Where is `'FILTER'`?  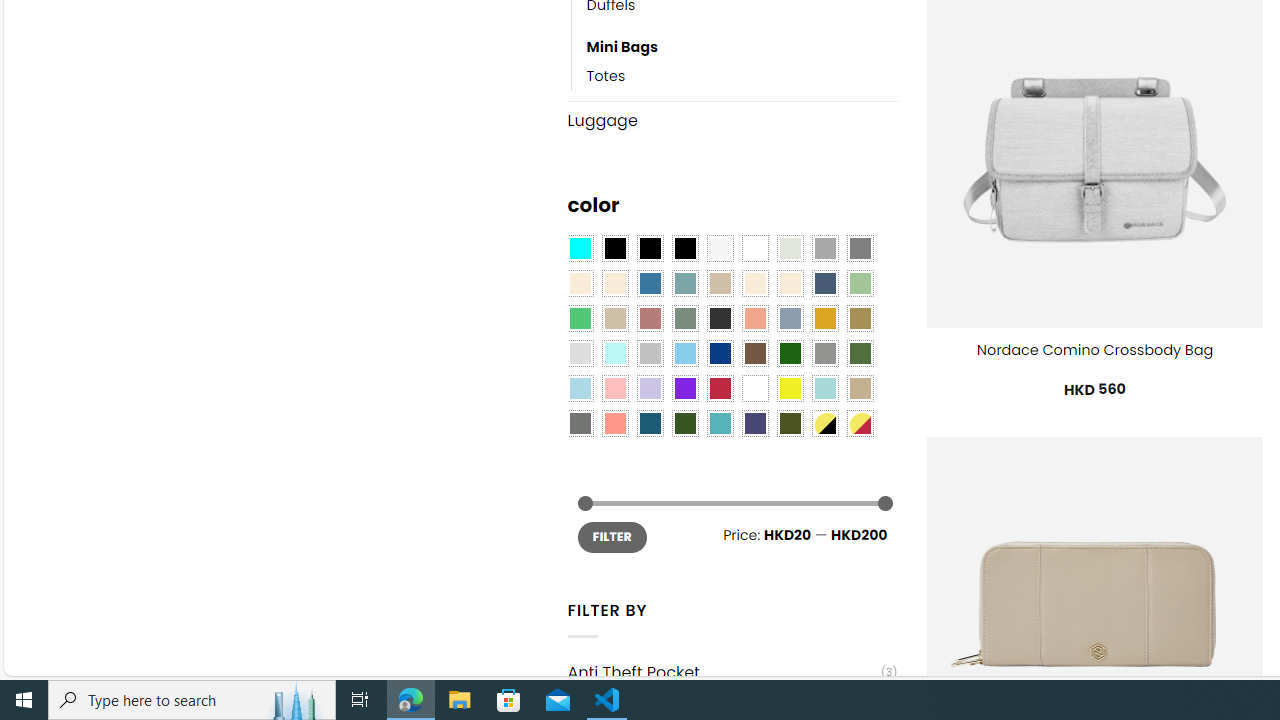
'FILTER' is located at coordinates (611, 536).